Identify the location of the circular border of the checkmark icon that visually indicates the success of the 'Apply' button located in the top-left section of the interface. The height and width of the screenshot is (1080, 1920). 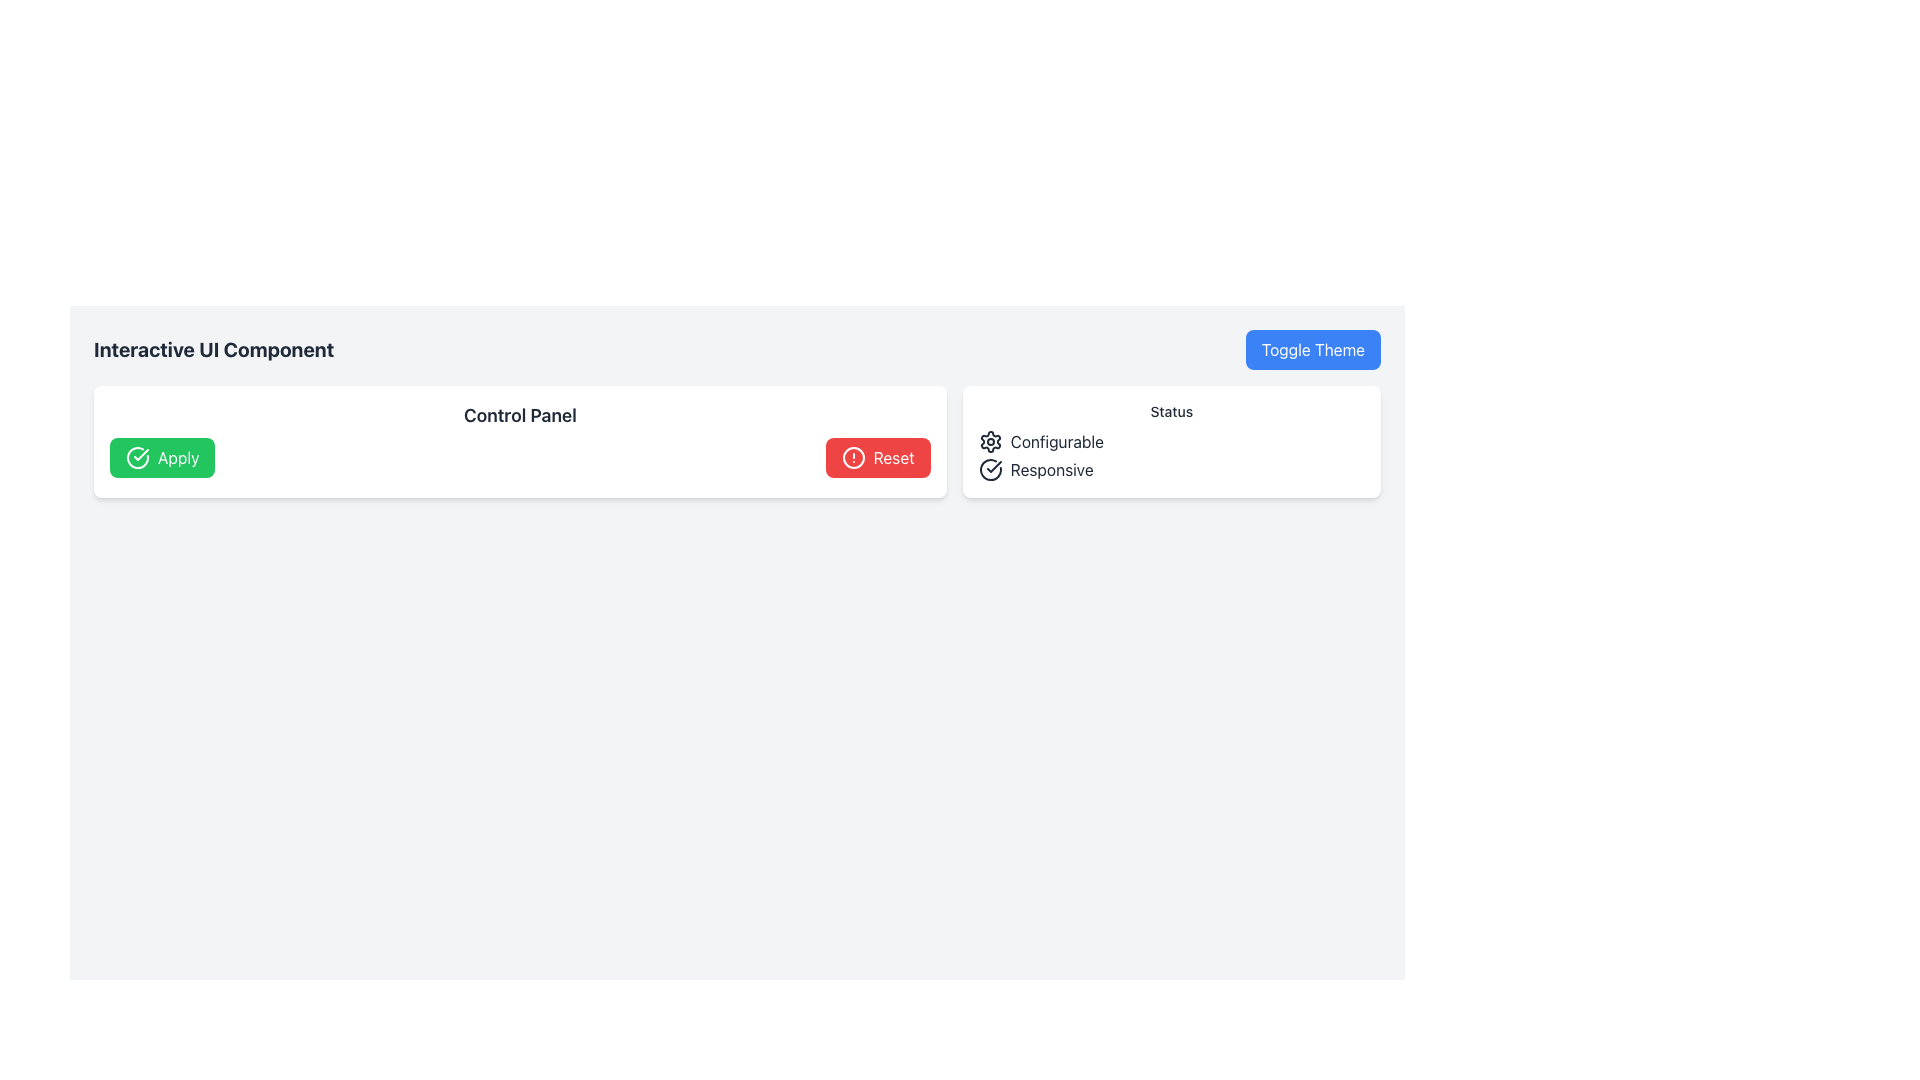
(137, 456).